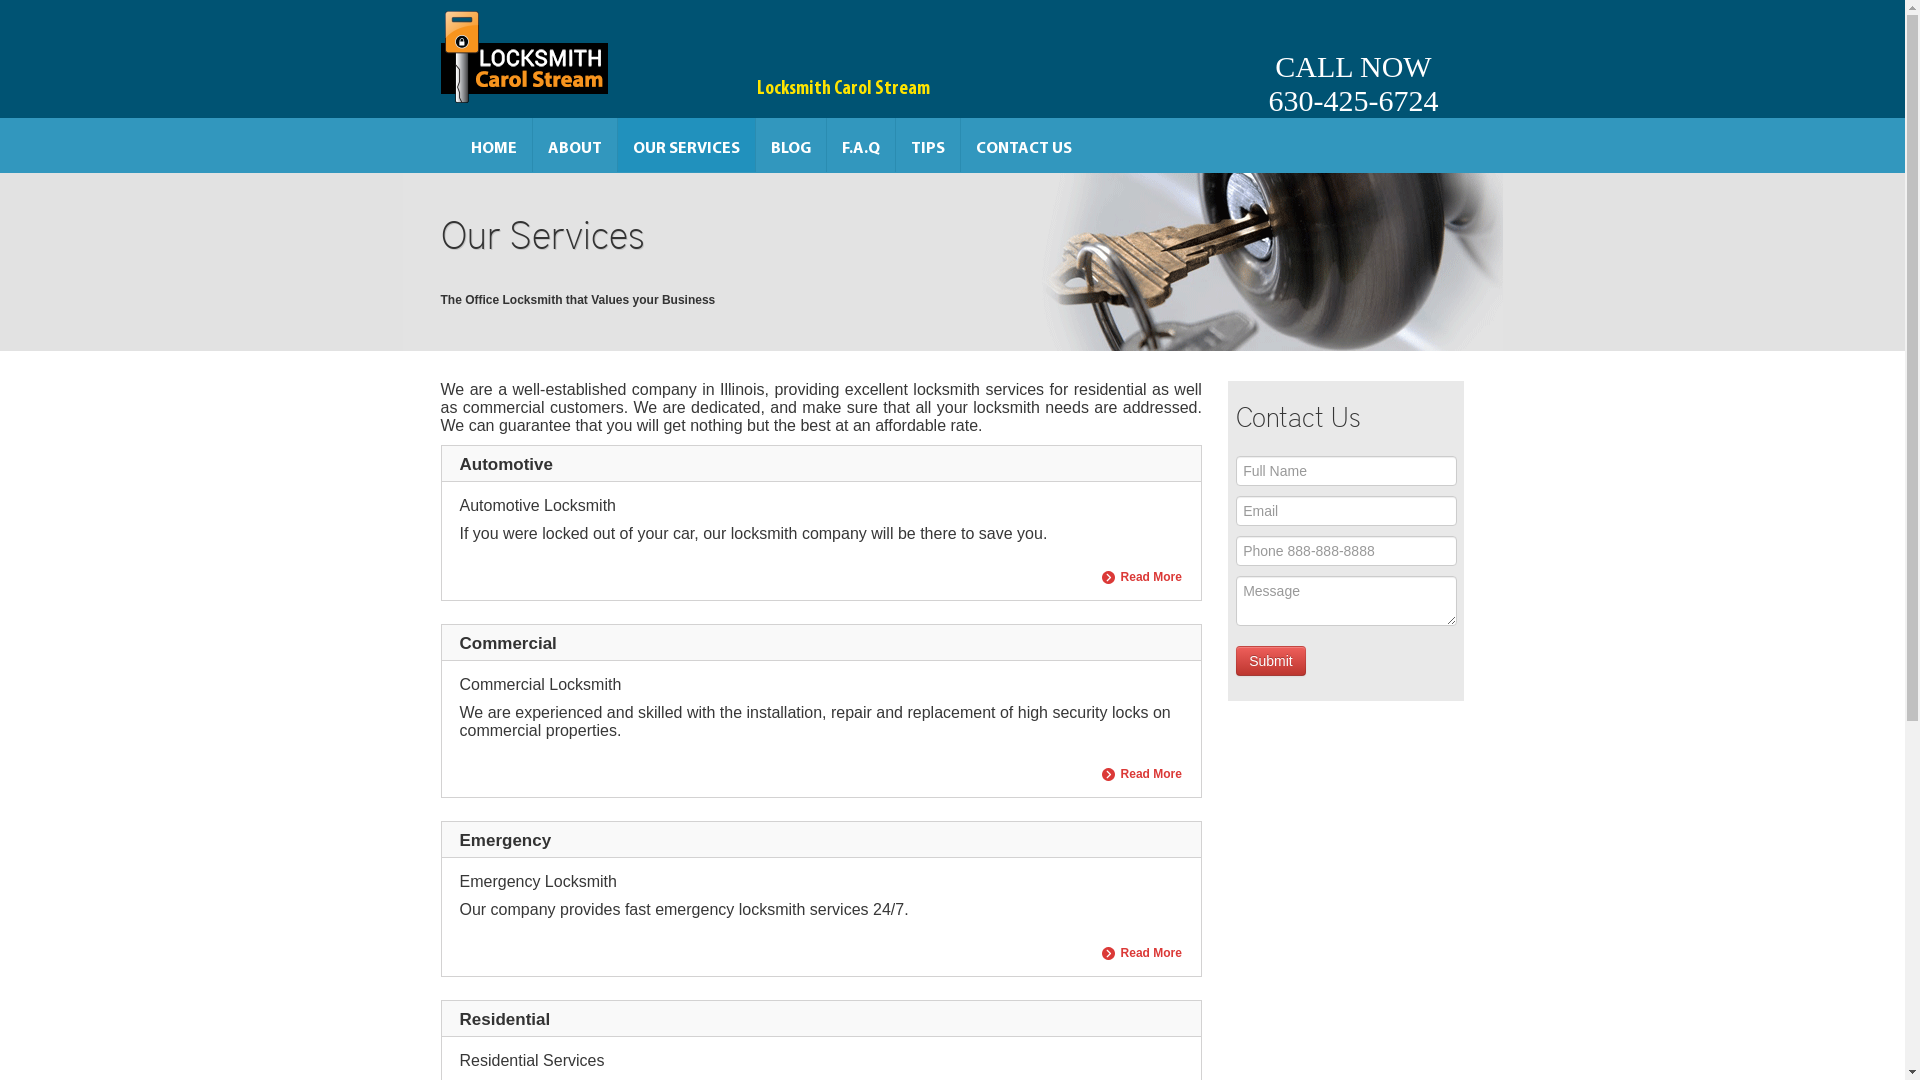 This screenshot has width=1920, height=1080. What do you see at coordinates (1235, 660) in the screenshot?
I see `'Submit'` at bounding box center [1235, 660].